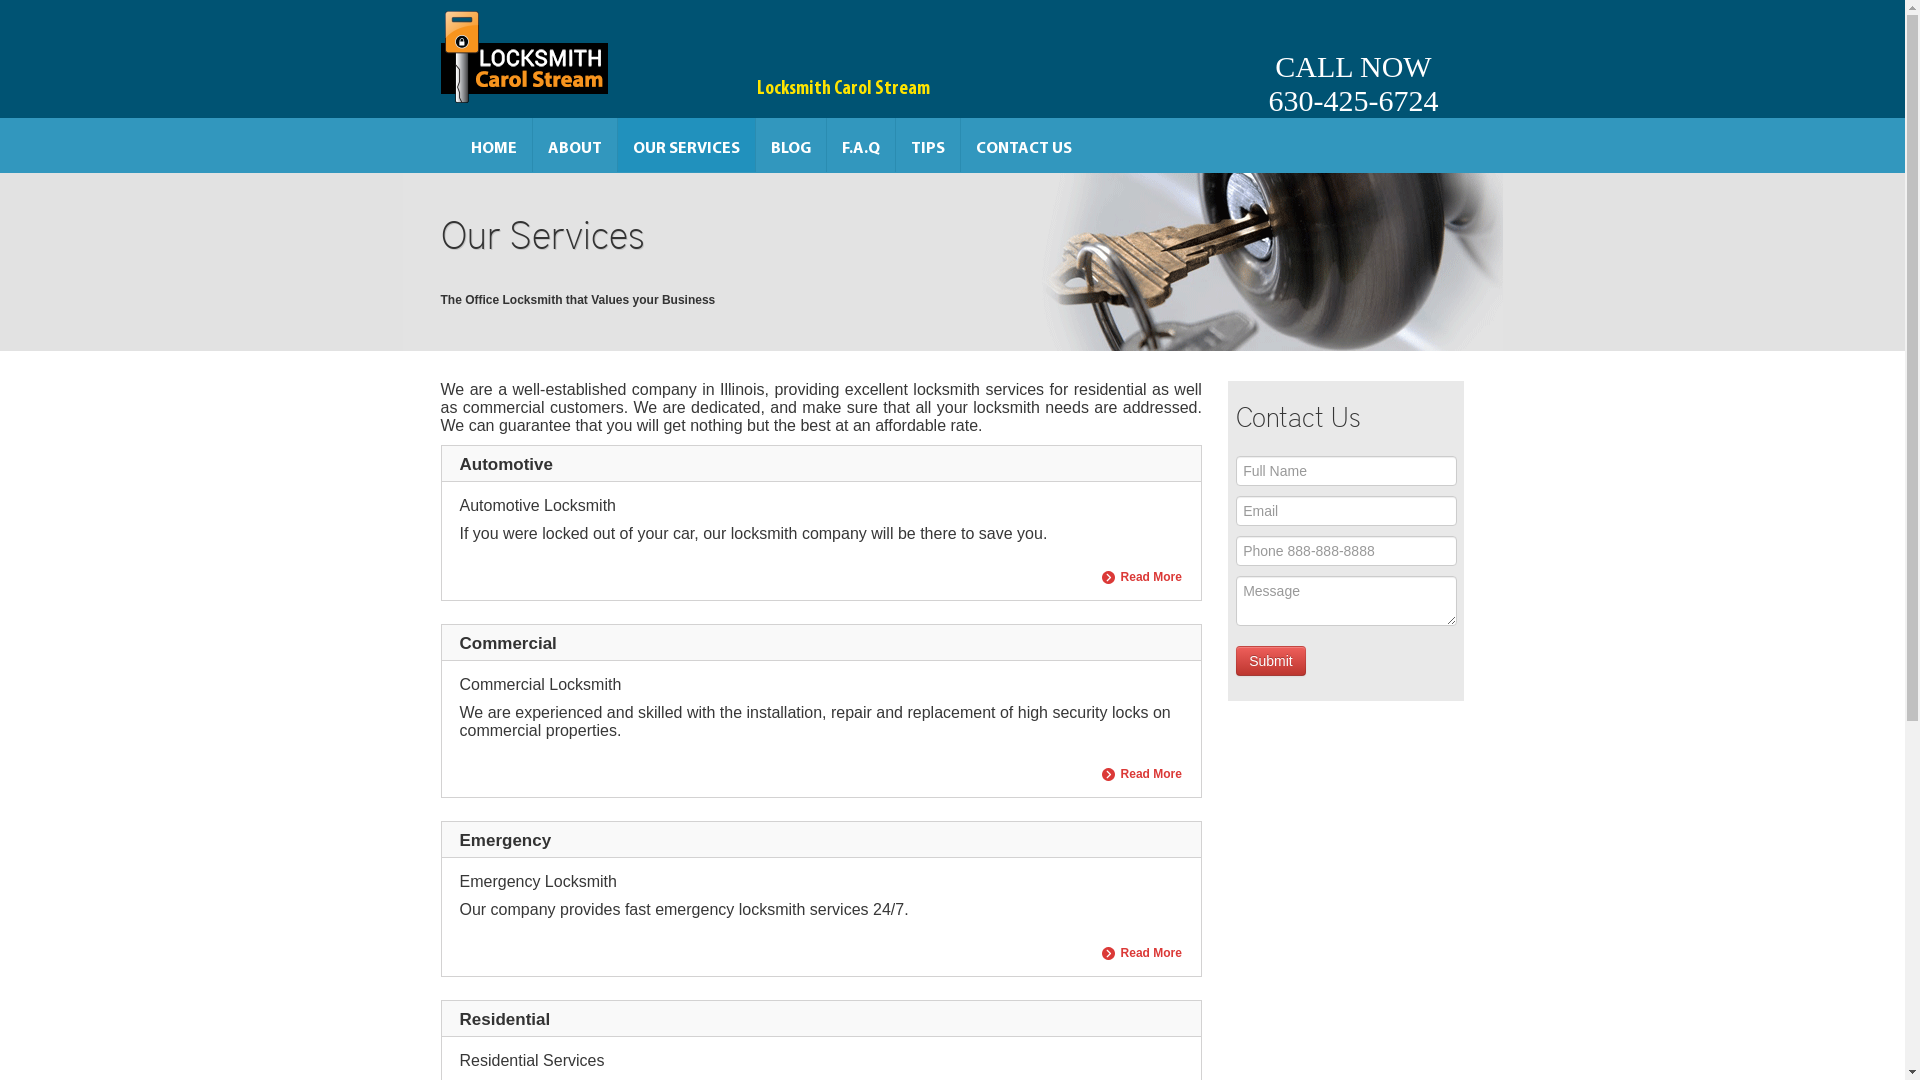 This screenshot has width=1920, height=1080. What do you see at coordinates (1235, 660) in the screenshot?
I see `'Submit'` at bounding box center [1235, 660].